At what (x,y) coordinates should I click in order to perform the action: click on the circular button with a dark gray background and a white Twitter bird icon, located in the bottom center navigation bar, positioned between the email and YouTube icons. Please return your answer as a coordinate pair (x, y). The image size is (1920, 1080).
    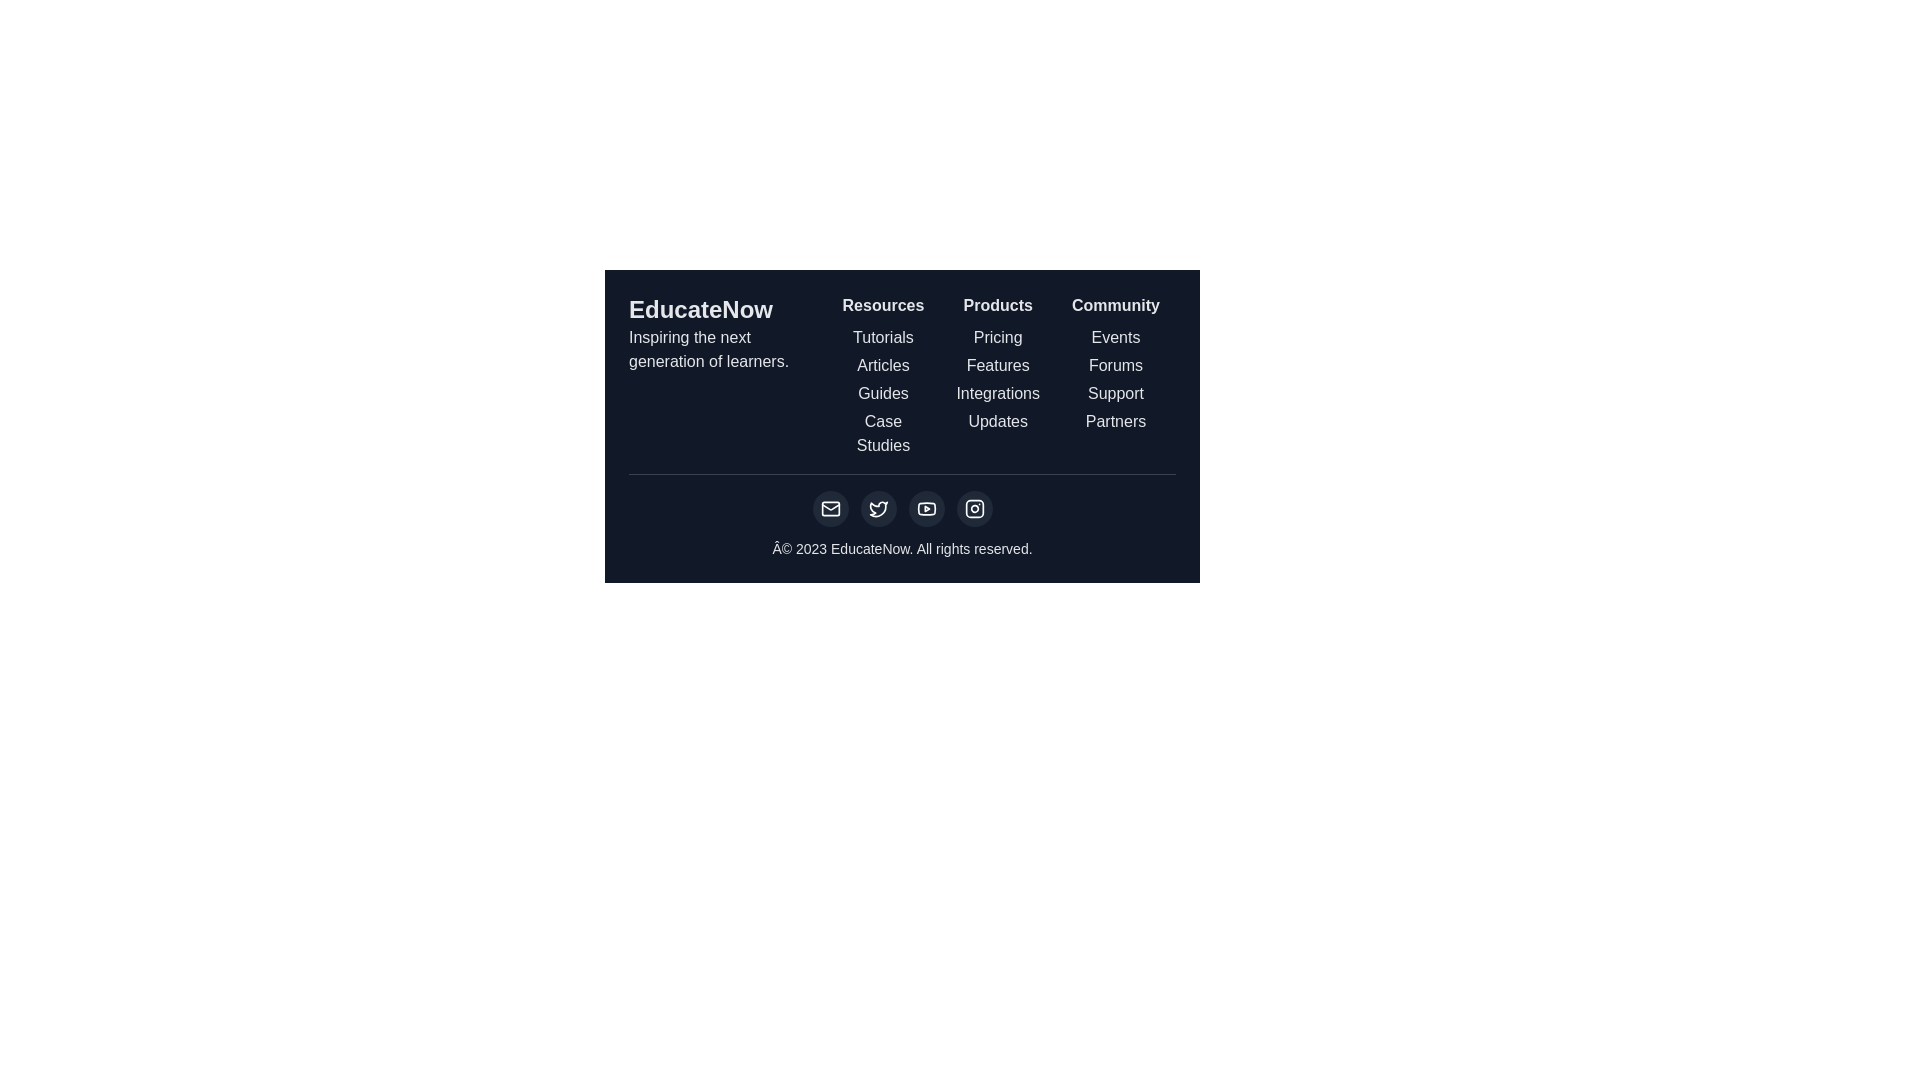
    Looking at the image, I should click on (878, 508).